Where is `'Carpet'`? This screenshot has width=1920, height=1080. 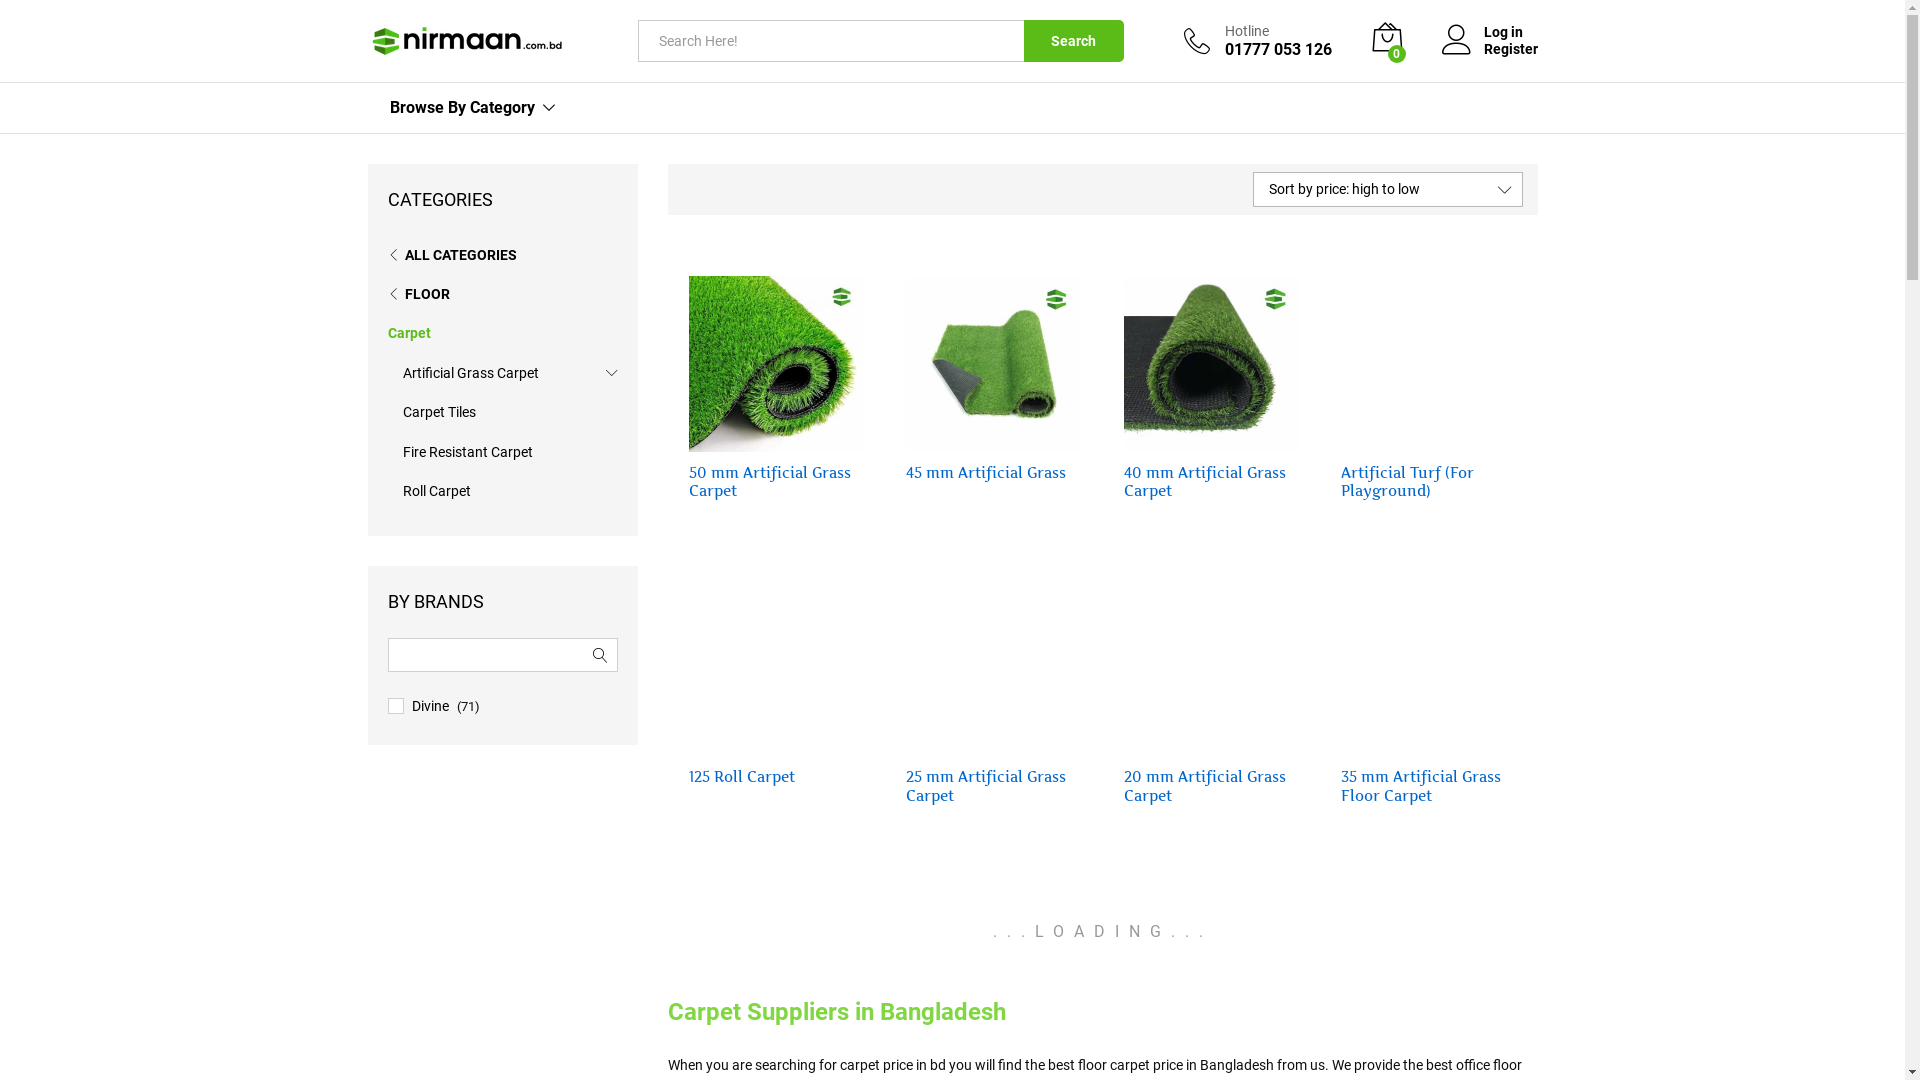
'Carpet' is located at coordinates (408, 331).